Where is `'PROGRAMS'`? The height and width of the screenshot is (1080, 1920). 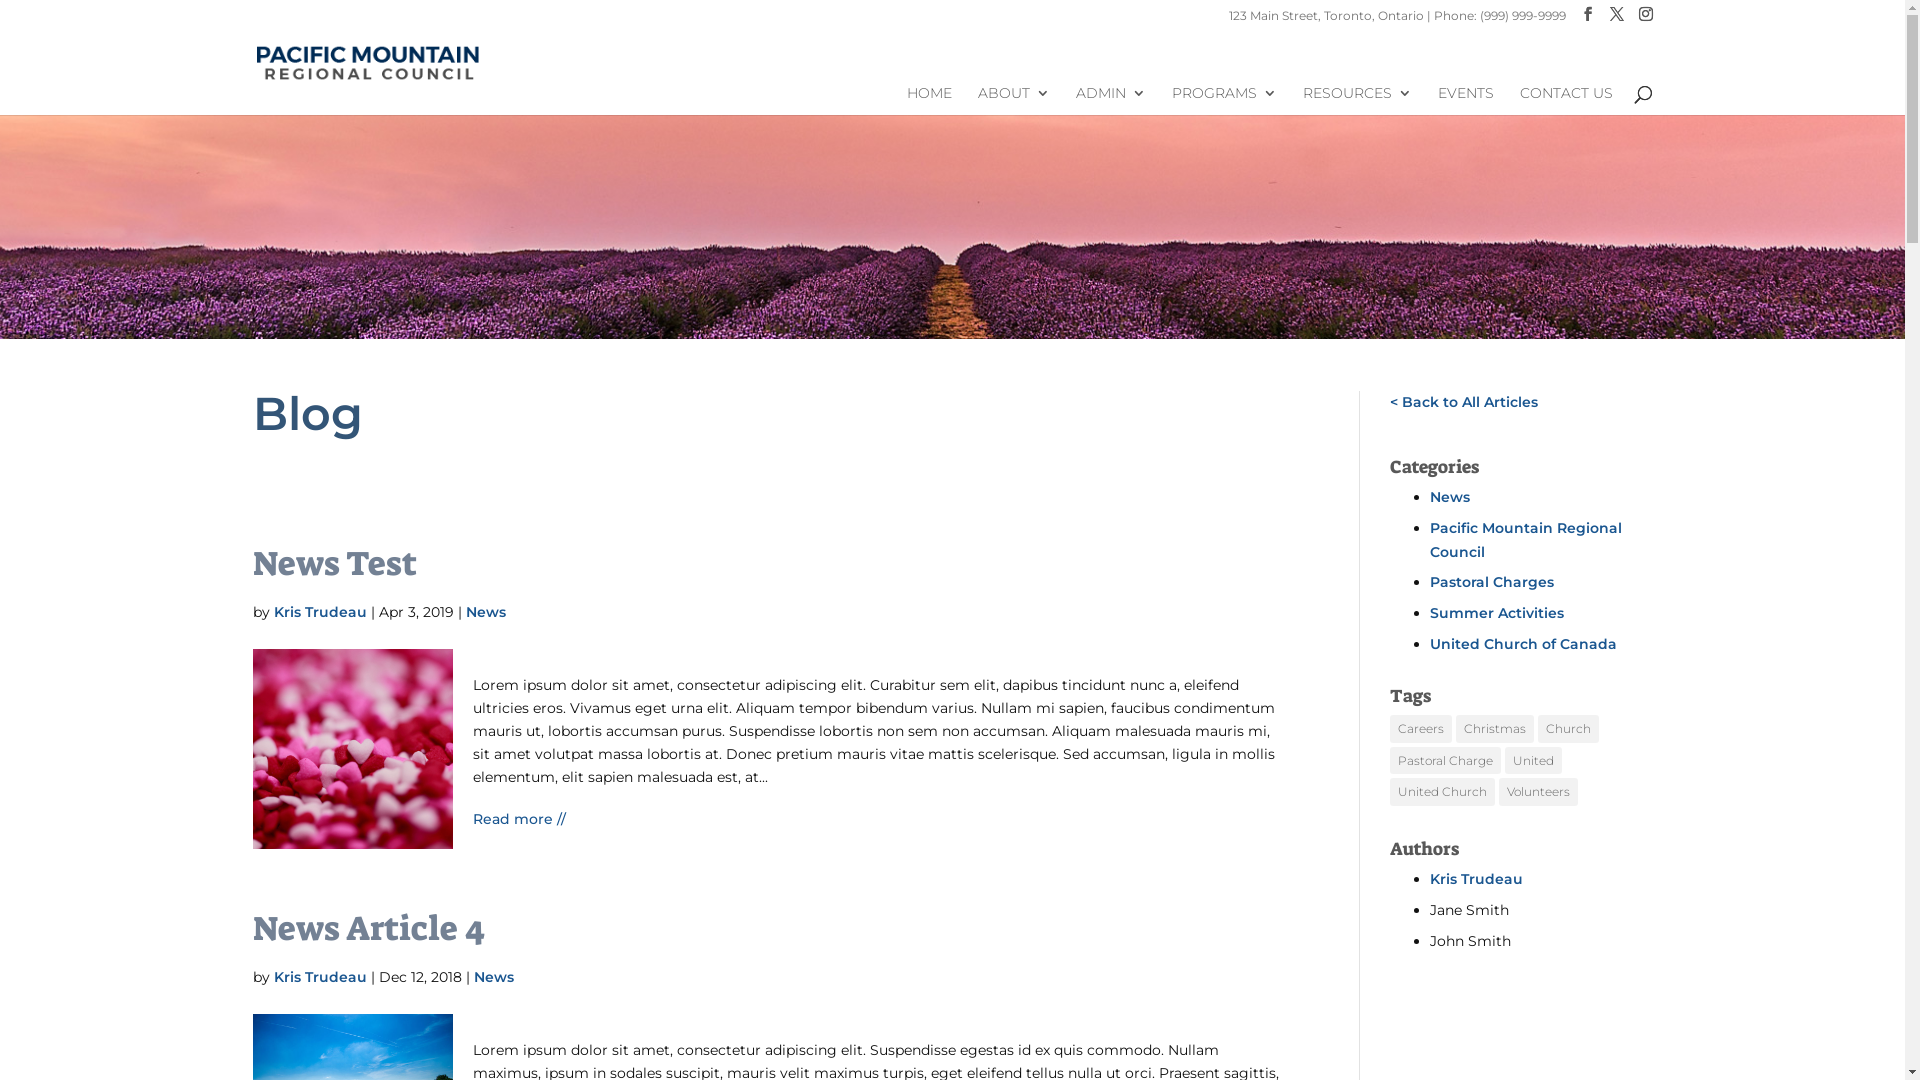 'PROGRAMS' is located at coordinates (1223, 100).